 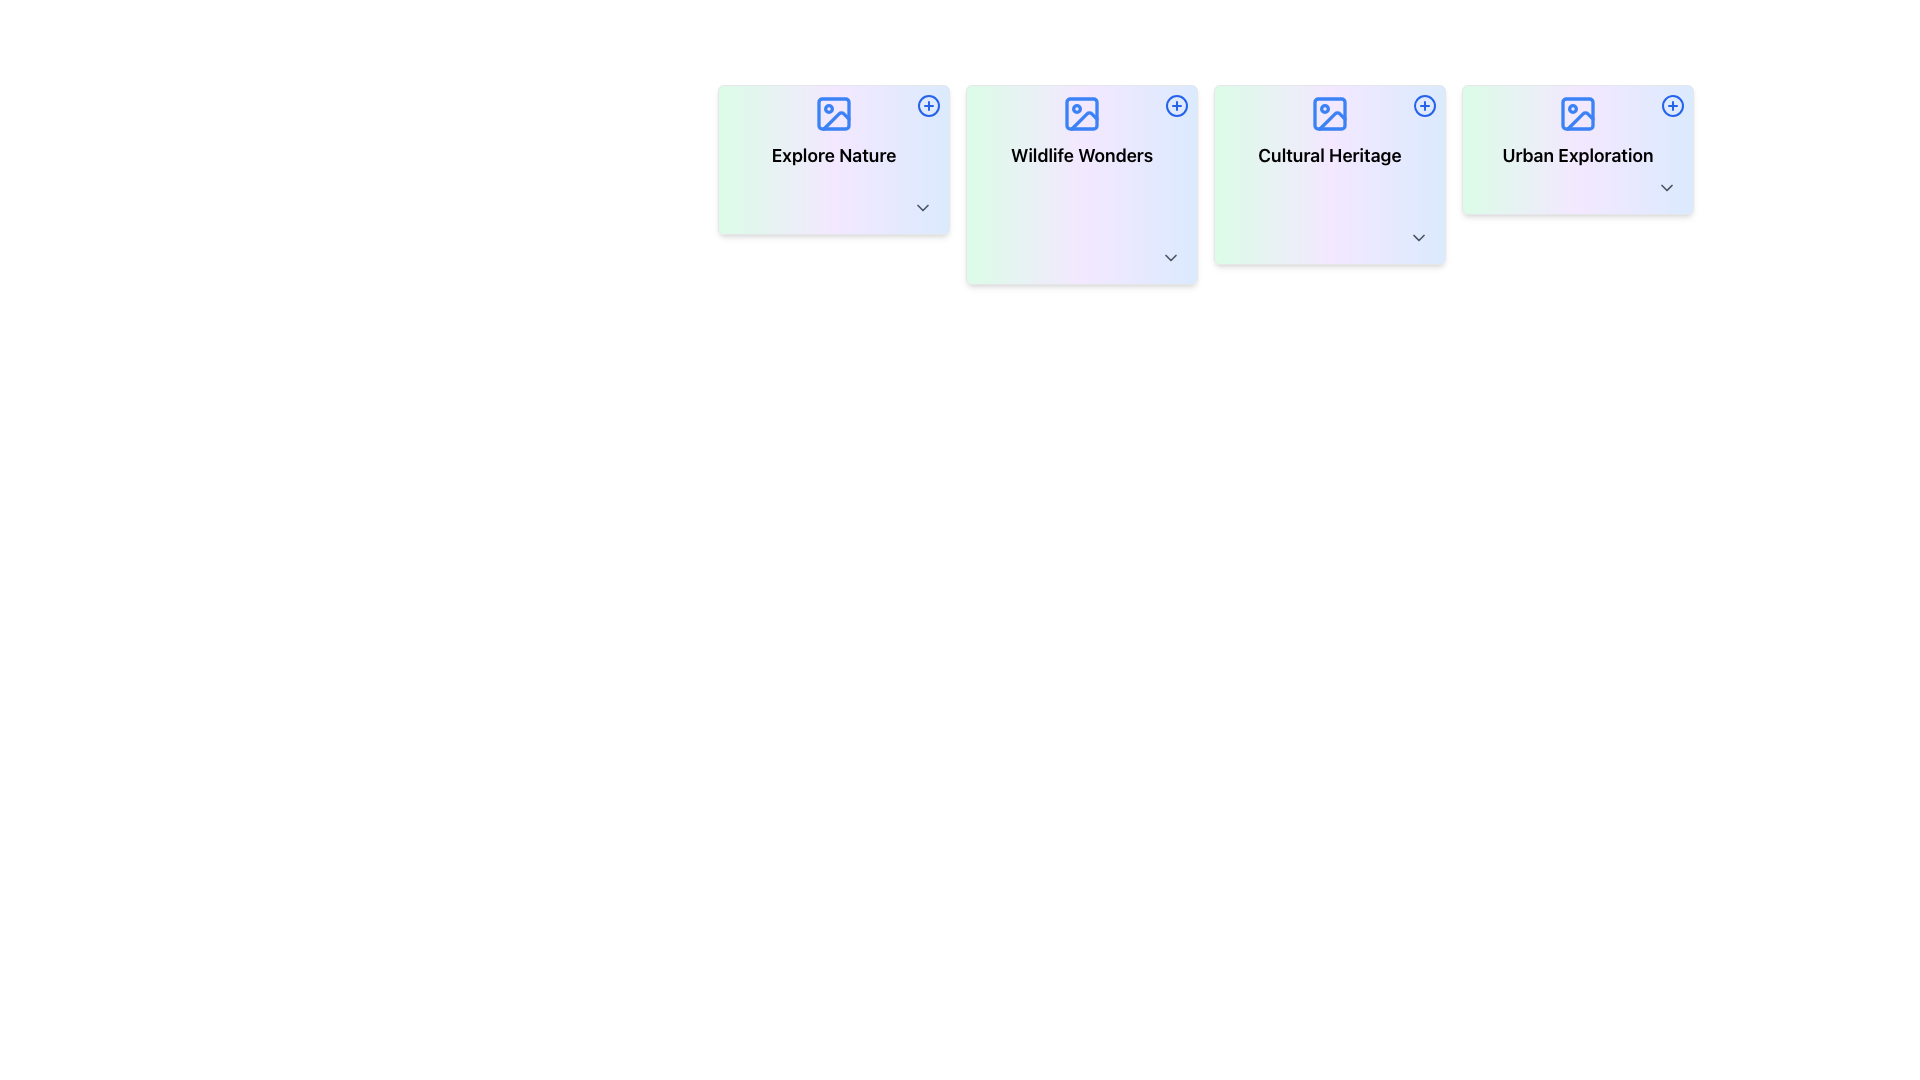 What do you see at coordinates (1666, 188) in the screenshot?
I see `the downward-pointing chevron icon located at the bottom-right corner of the 'Urban Exploration' card` at bounding box center [1666, 188].